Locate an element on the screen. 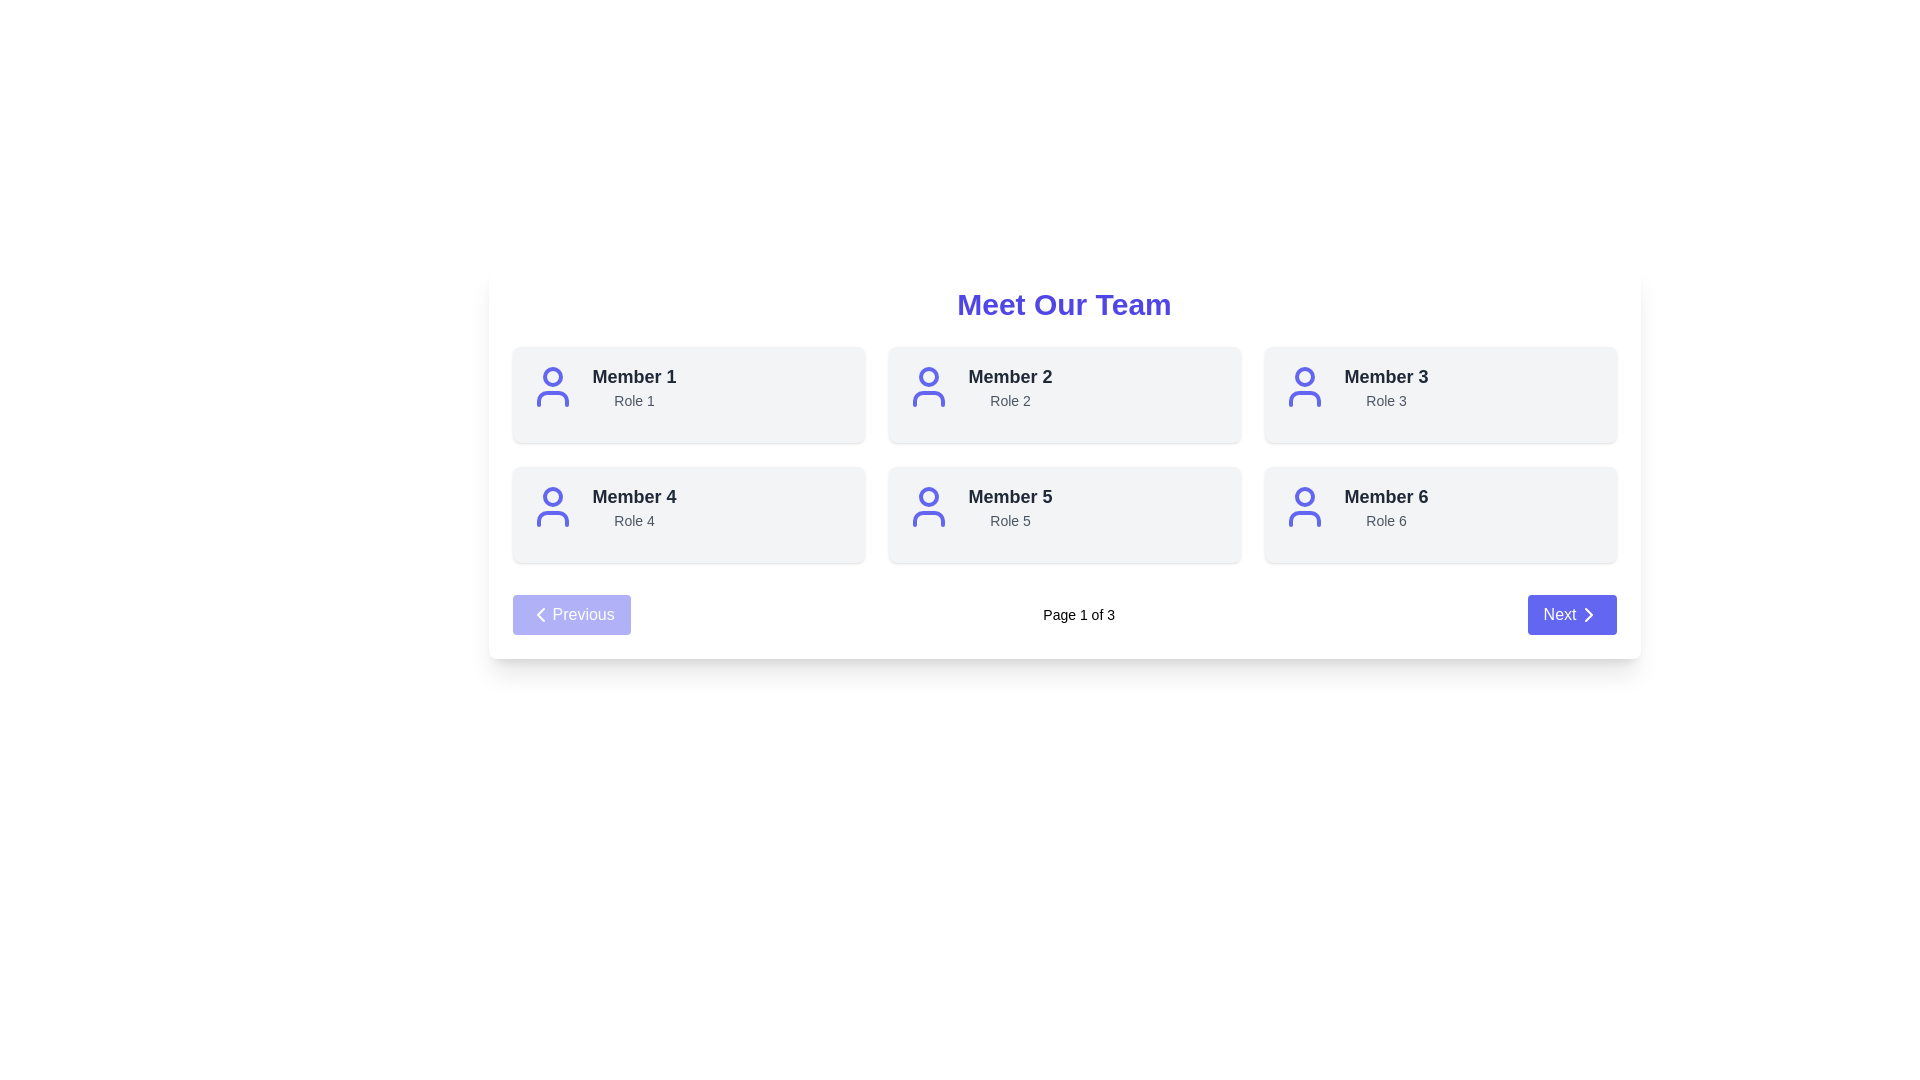  the circular graphical shape representing part of the user avatar icon for 'Member 3' in the team listing section is located at coordinates (1304, 377).